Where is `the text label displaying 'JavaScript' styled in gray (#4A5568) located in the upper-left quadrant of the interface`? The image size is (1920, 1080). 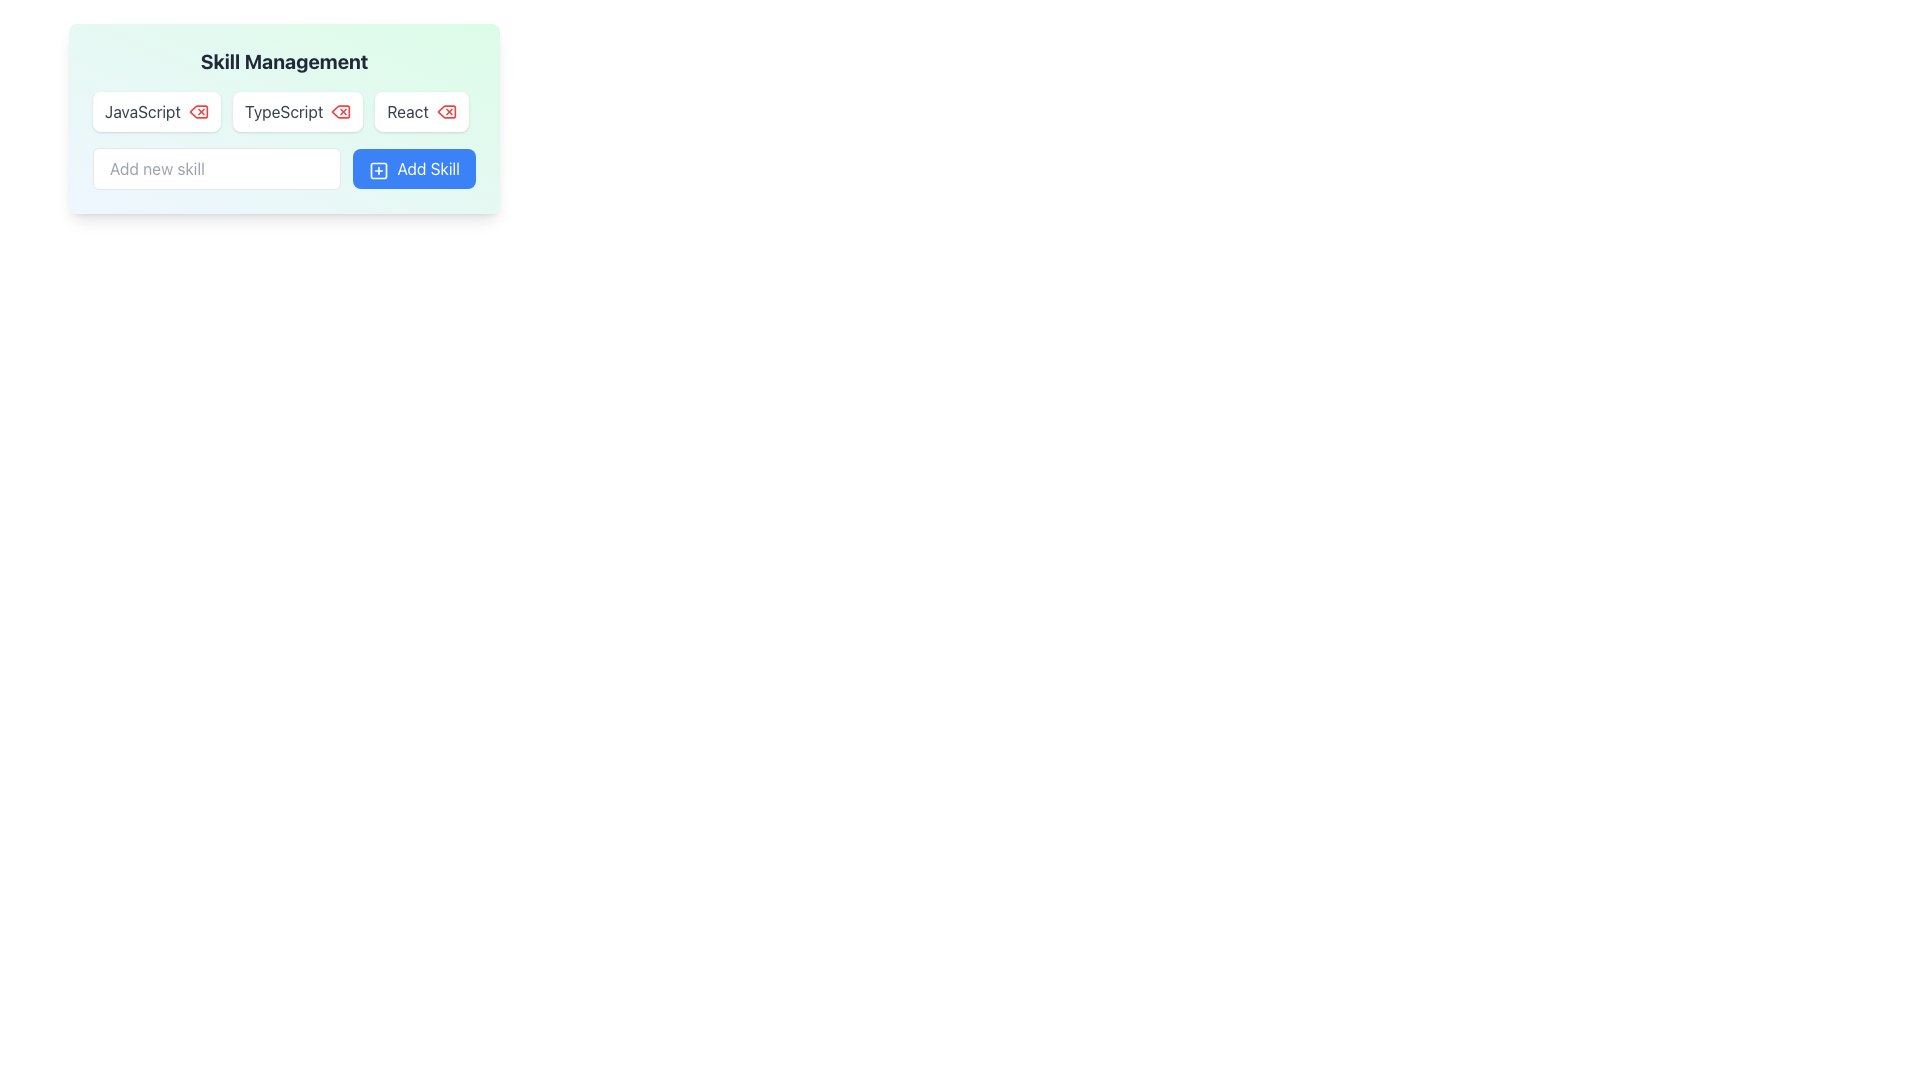 the text label displaying 'JavaScript' styled in gray (#4A5568) located in the upper-left quadrant of the interface is located at coordinates (142, 111).